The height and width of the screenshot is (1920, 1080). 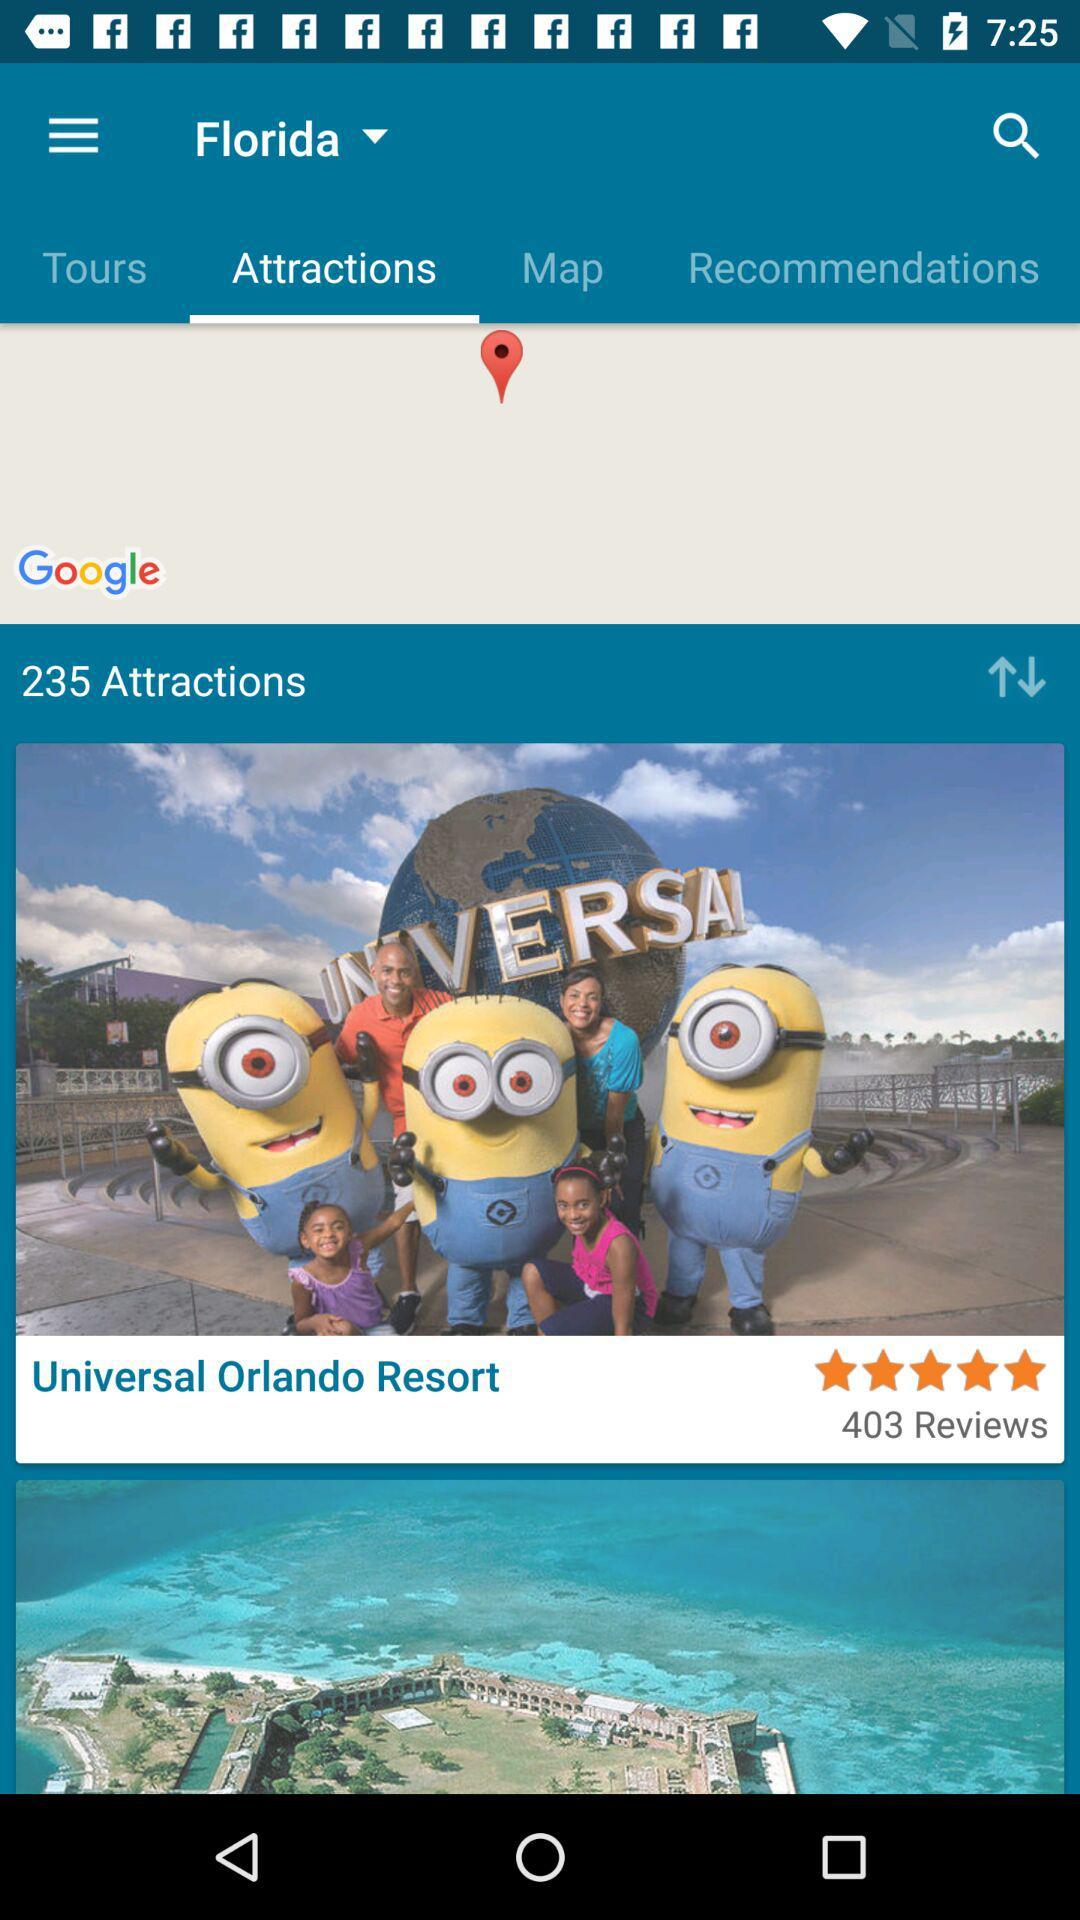 I want to click on the recommendations item, so click(x=861, y=265).